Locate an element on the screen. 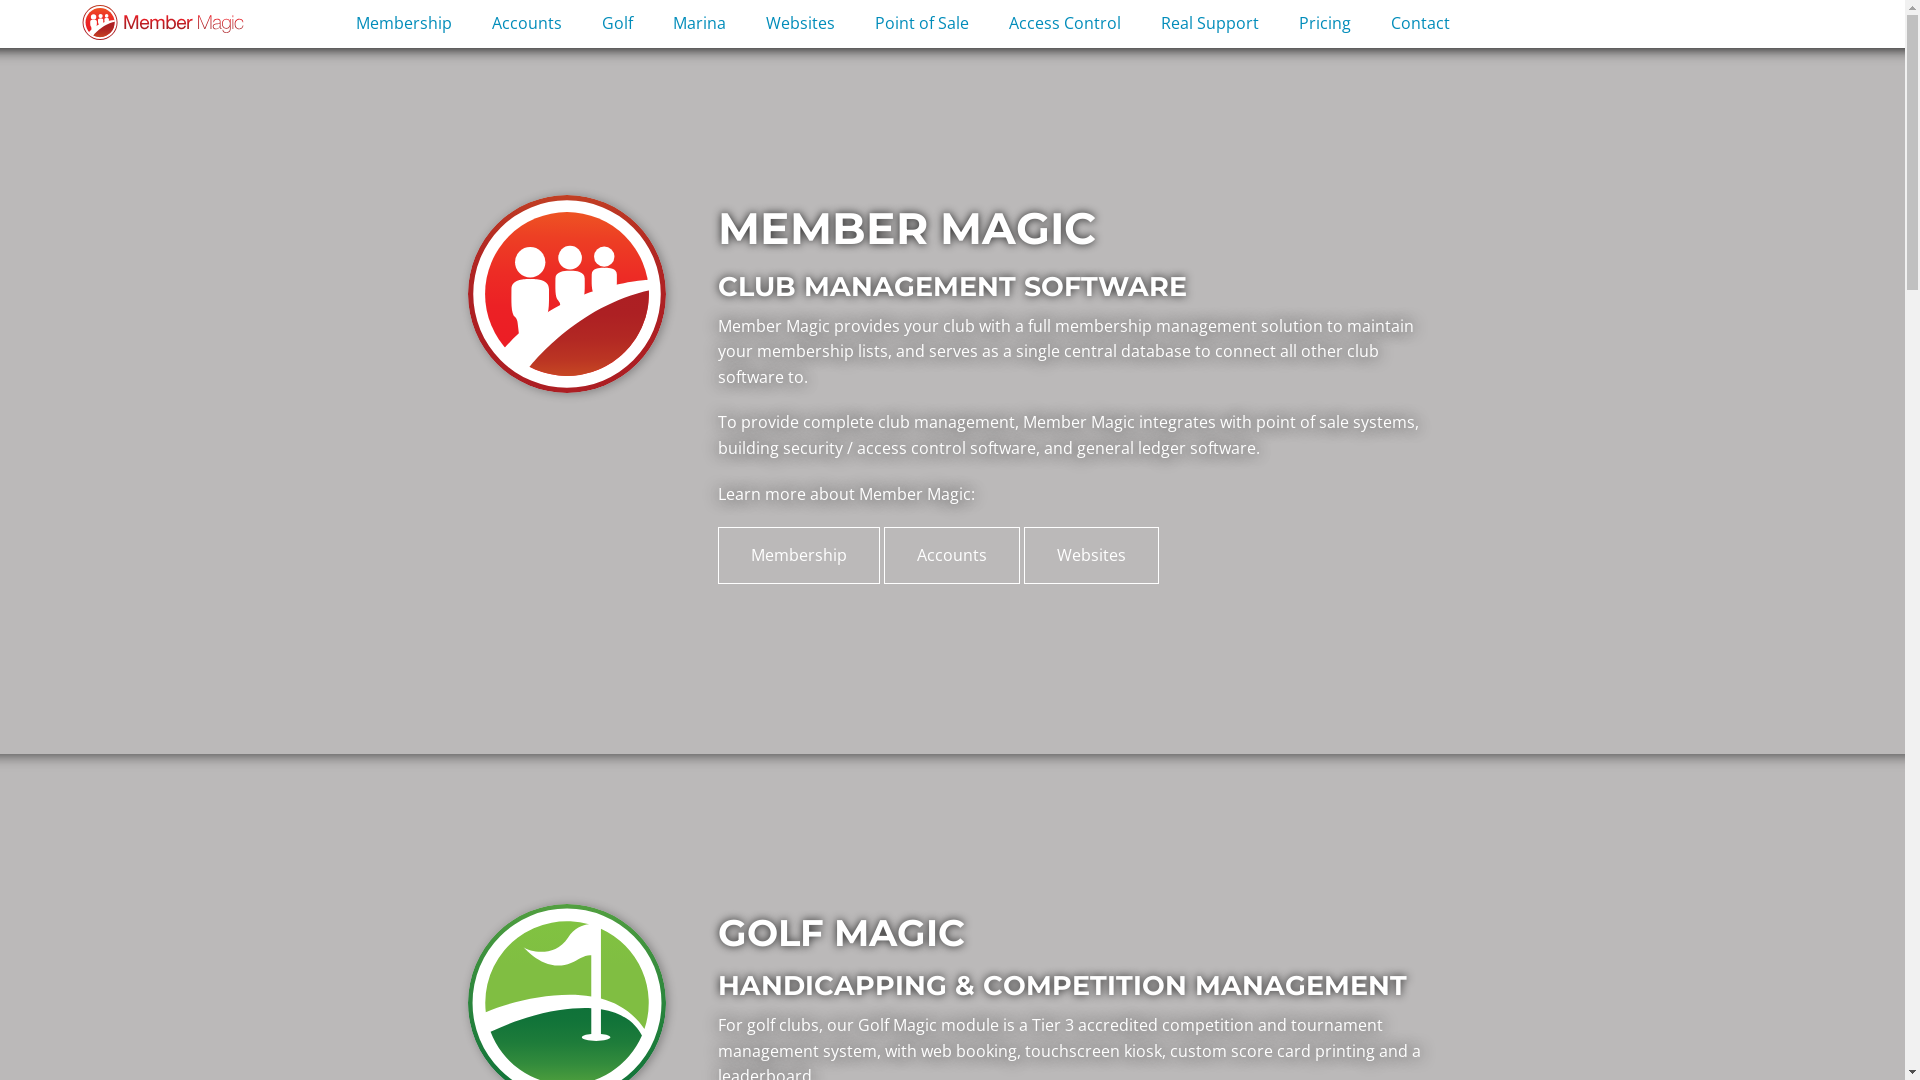 This screenshot has width=1920, height=1080. 'Real Support' is located at coordinates (1208, 24).